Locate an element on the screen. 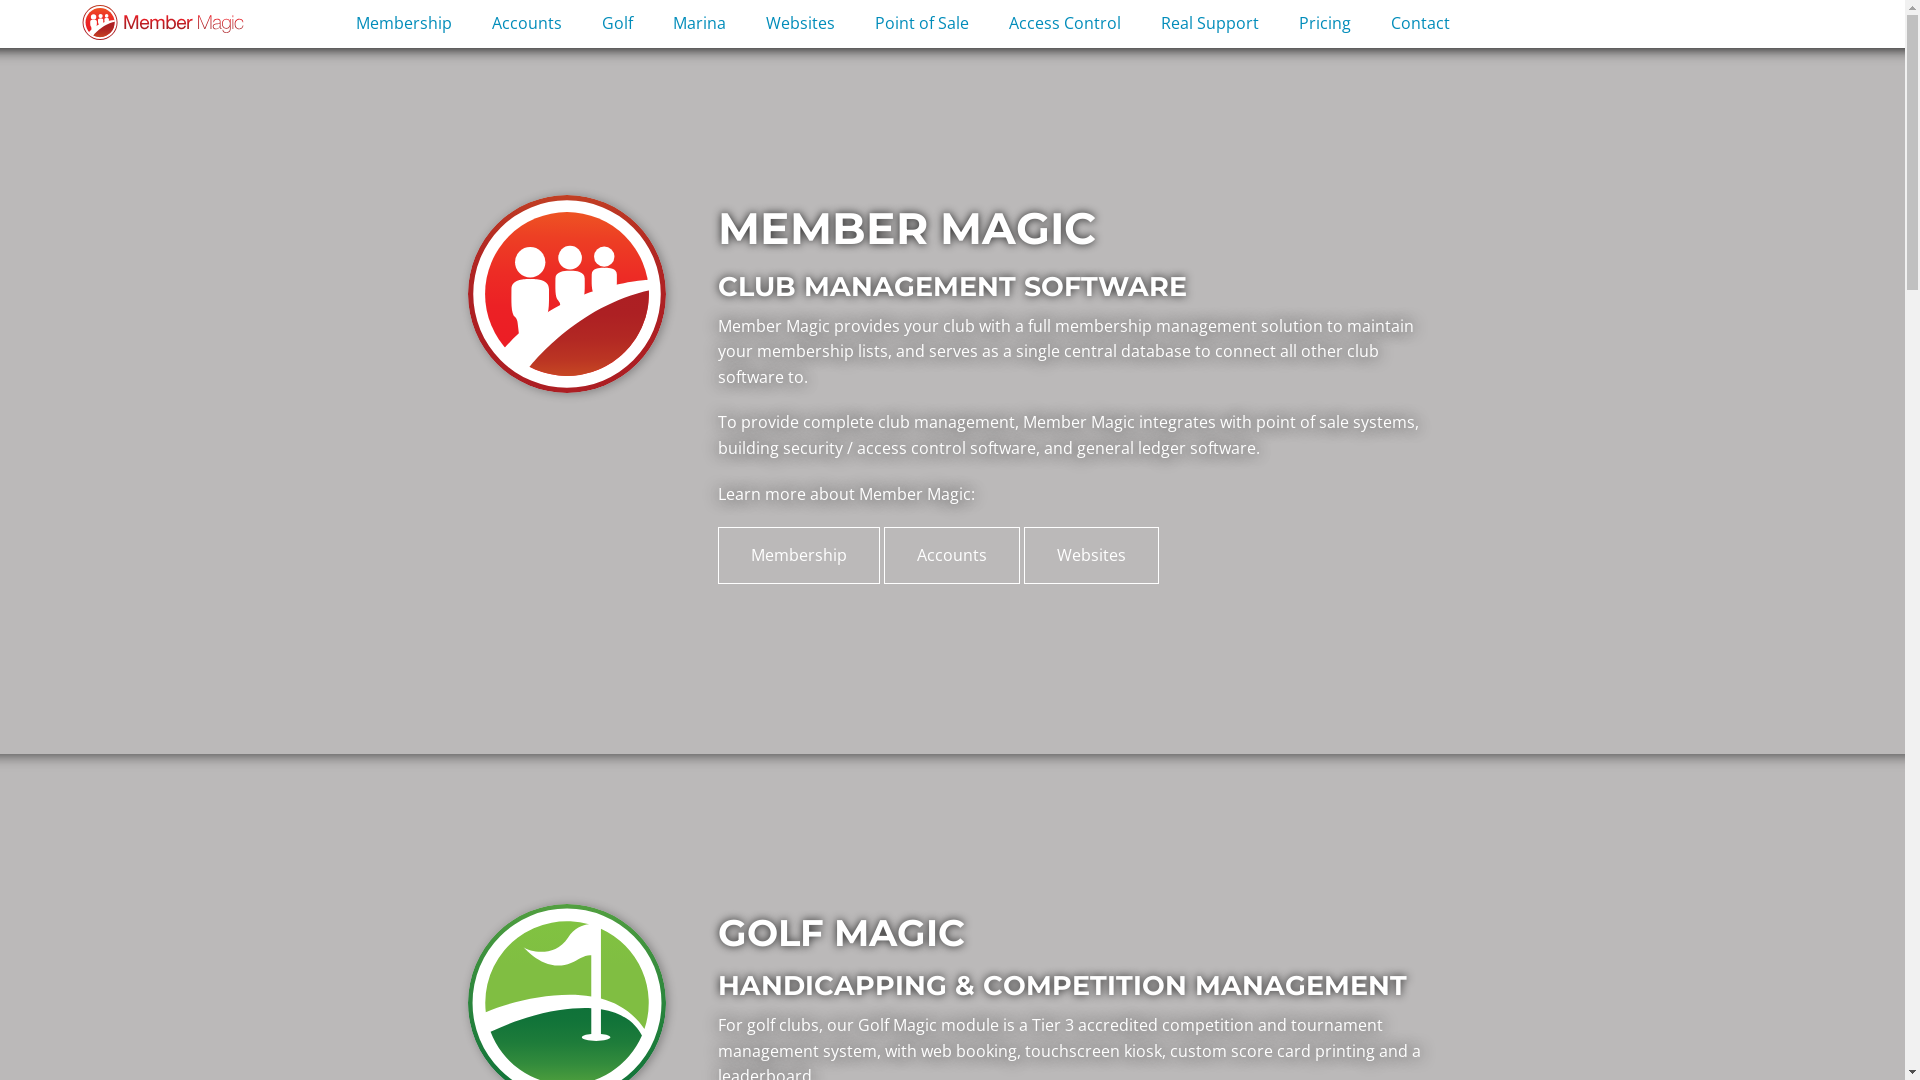 This screenshot has width=1920, height=1080. 'Real Support' is located at coordinates (1208, 24).